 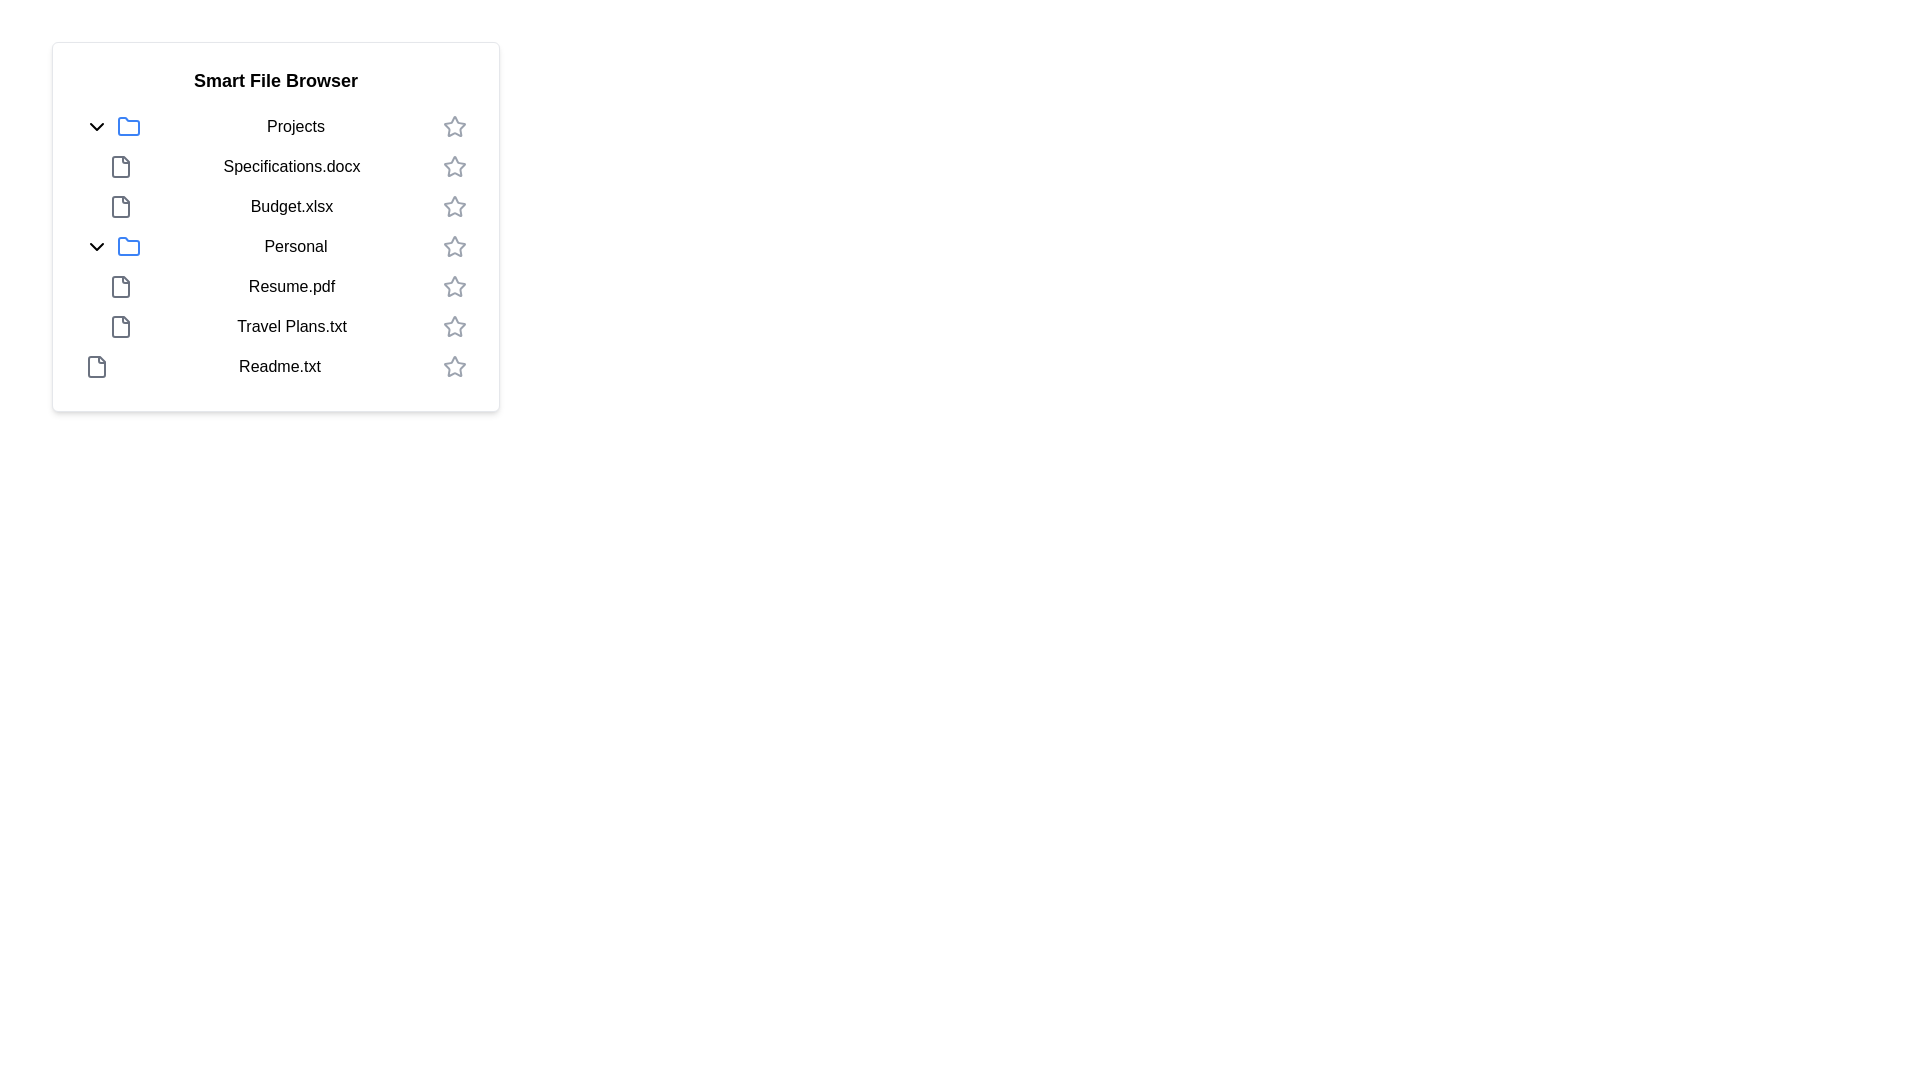 I want to click on the star-shaped icon (favorite marker) next to the 'Readme.txt' label, so click(x=454, y=366).